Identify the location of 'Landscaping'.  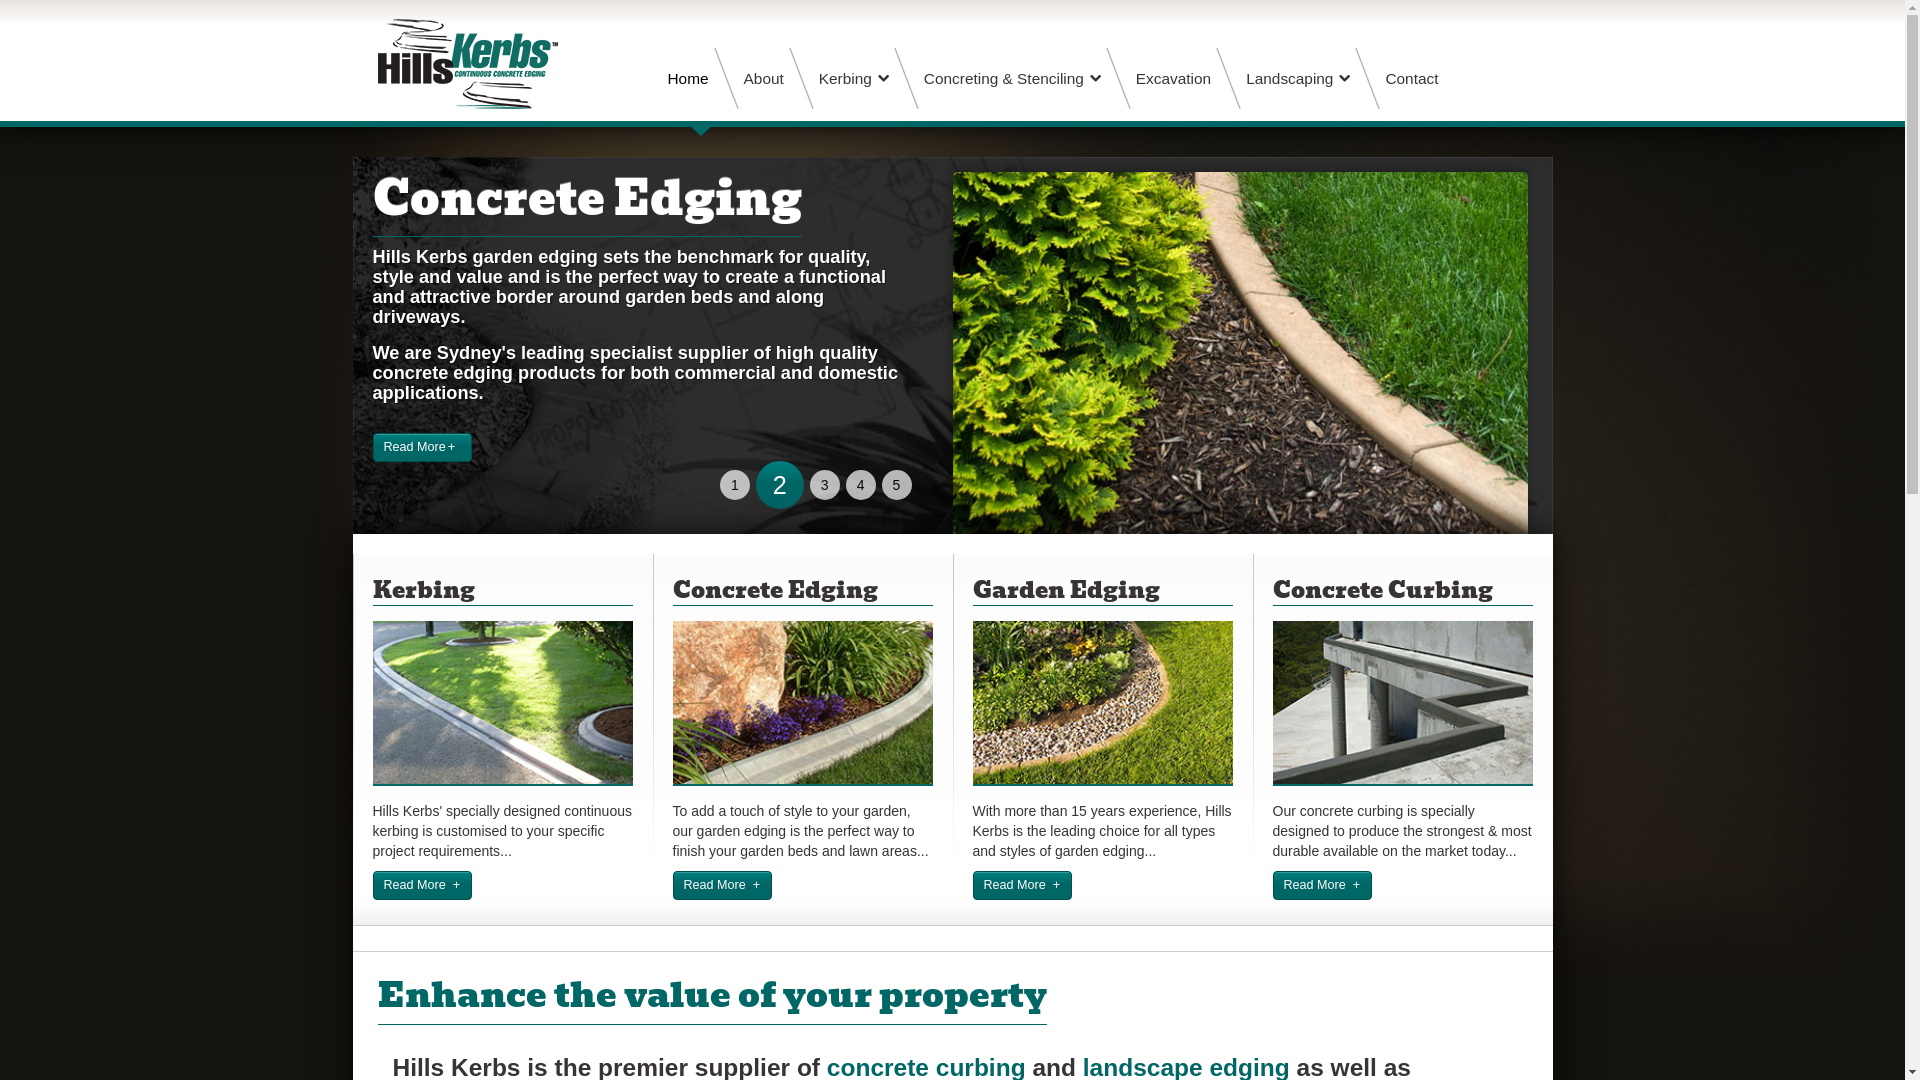
(1297, 76).